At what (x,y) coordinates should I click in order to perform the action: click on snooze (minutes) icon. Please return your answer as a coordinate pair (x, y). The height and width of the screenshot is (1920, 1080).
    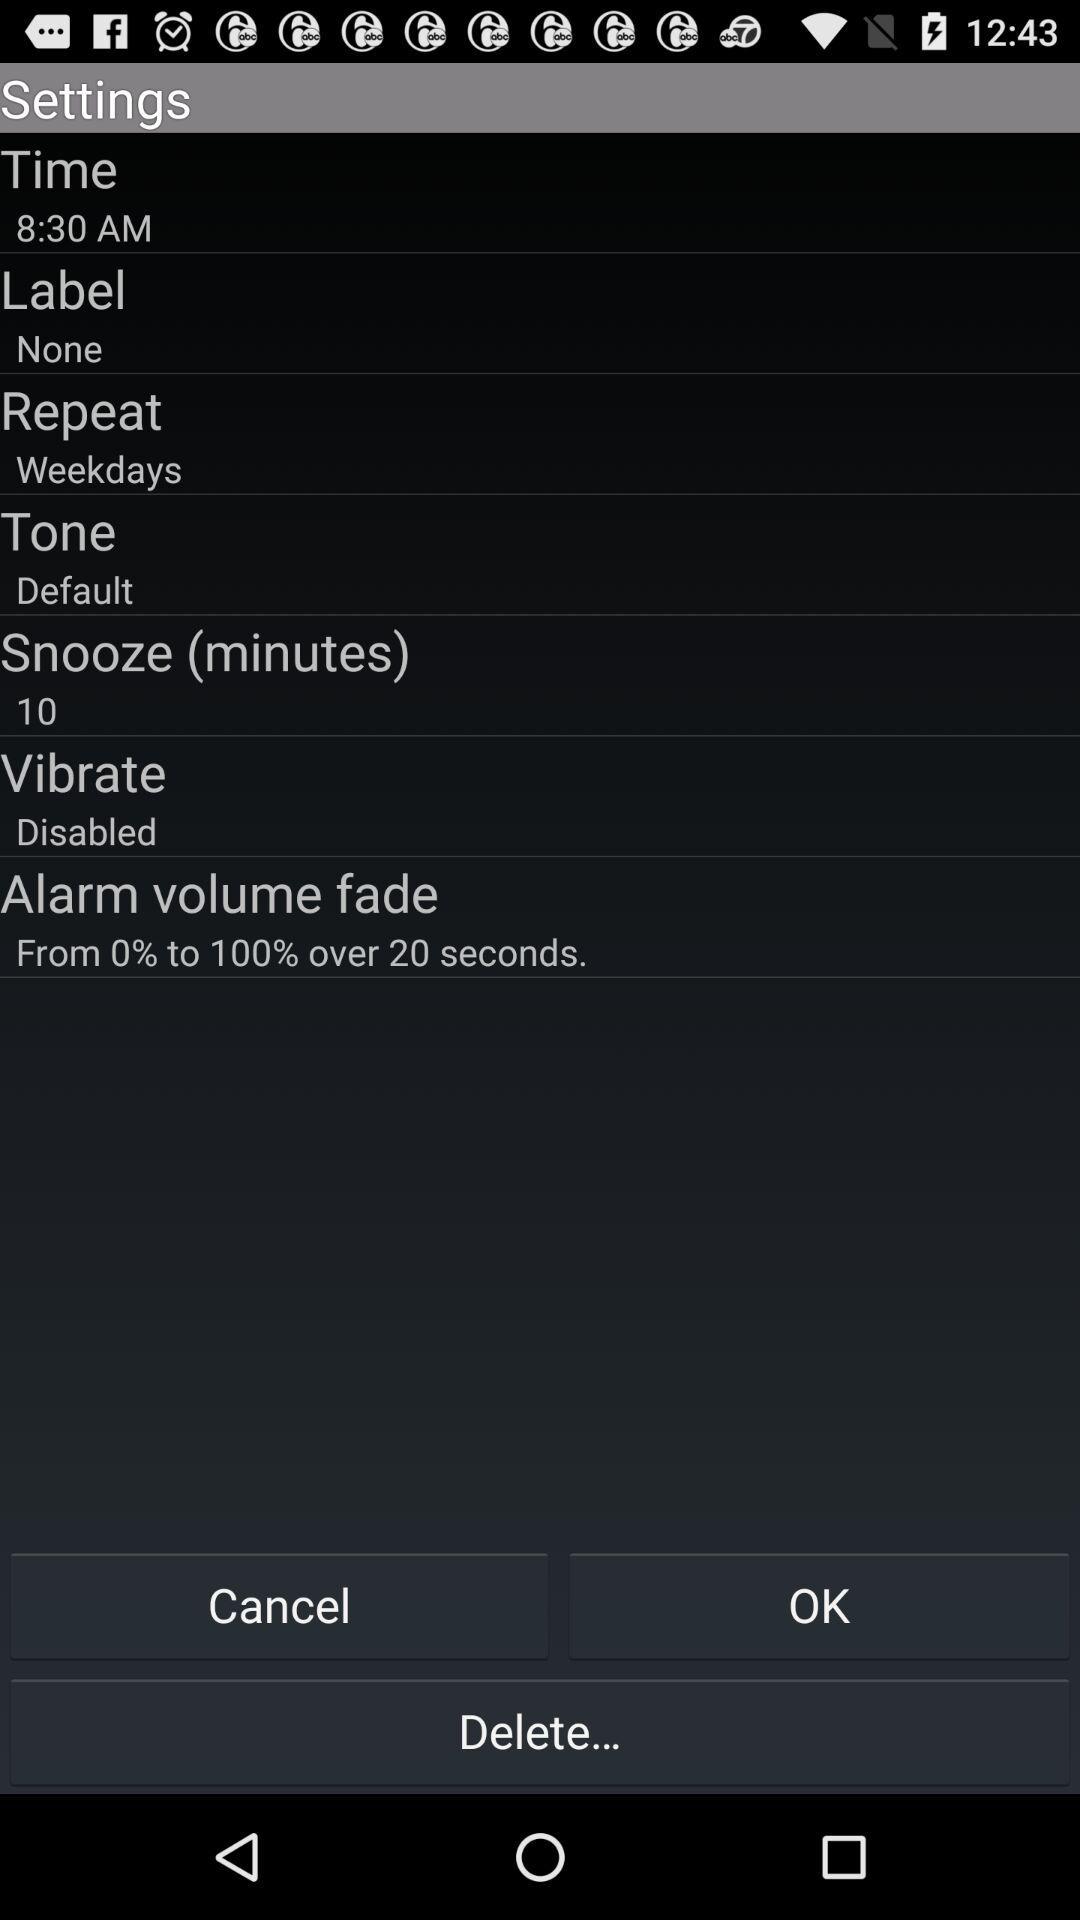
    Looking at the image, I should click on (540, 650).